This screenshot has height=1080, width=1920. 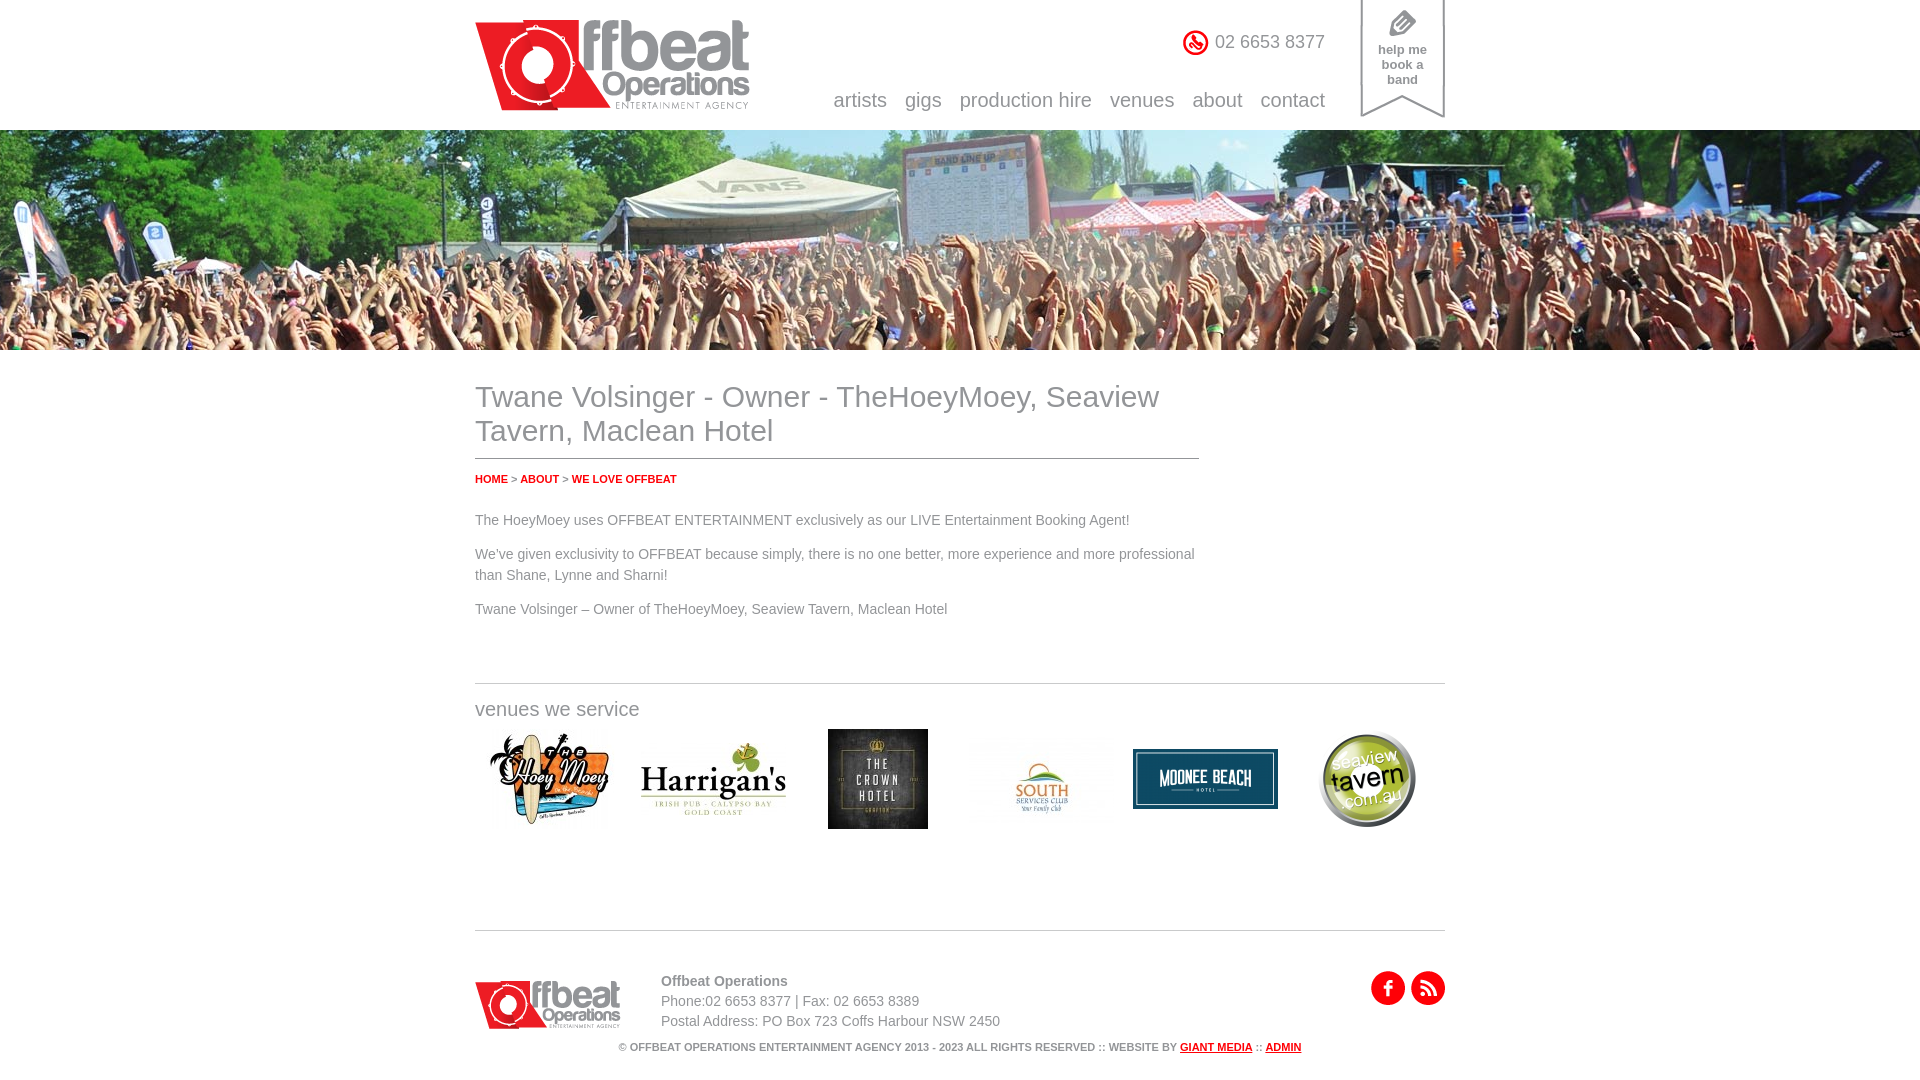 I want to click on 'WE LOVE OFFBEAT', so click(x=623, y=478).